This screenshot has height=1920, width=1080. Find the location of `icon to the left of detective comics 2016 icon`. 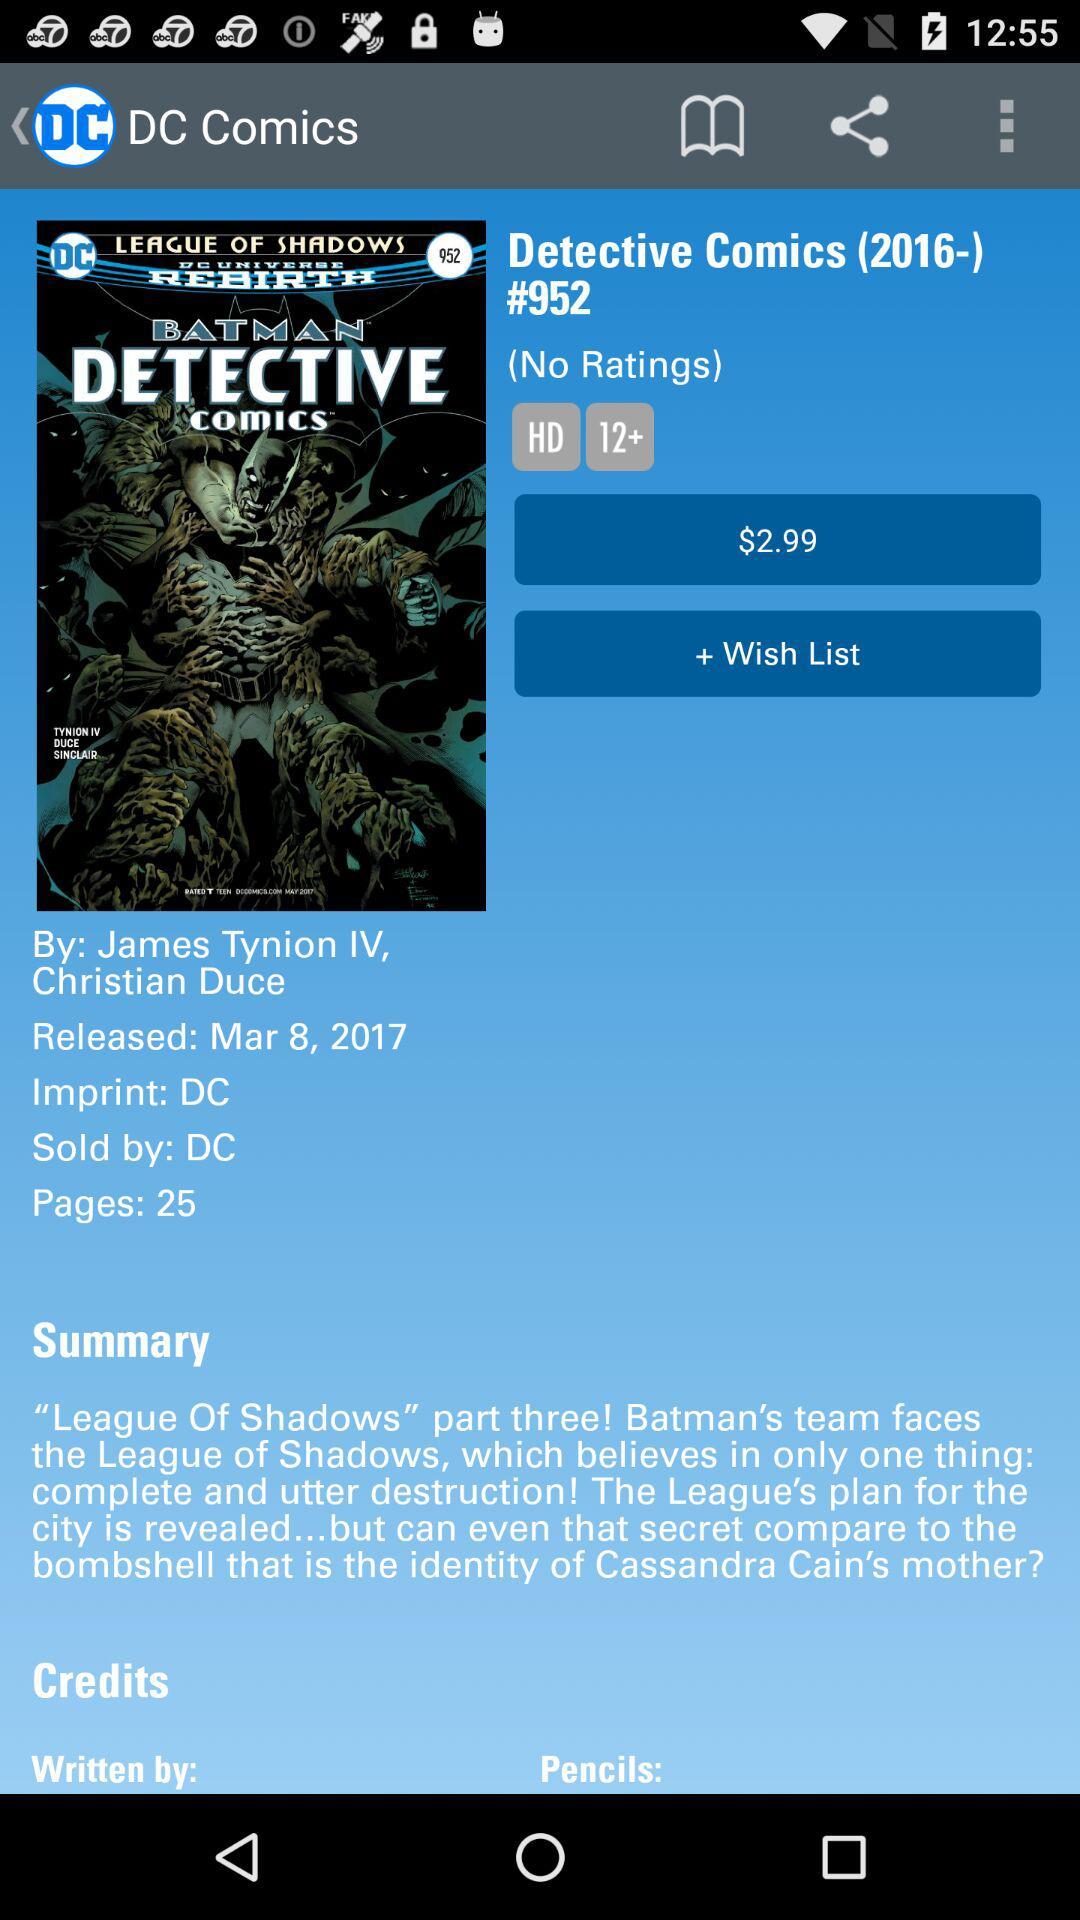

icon to the left of detective comics 2016 icon is located at coordinates (260, 564).